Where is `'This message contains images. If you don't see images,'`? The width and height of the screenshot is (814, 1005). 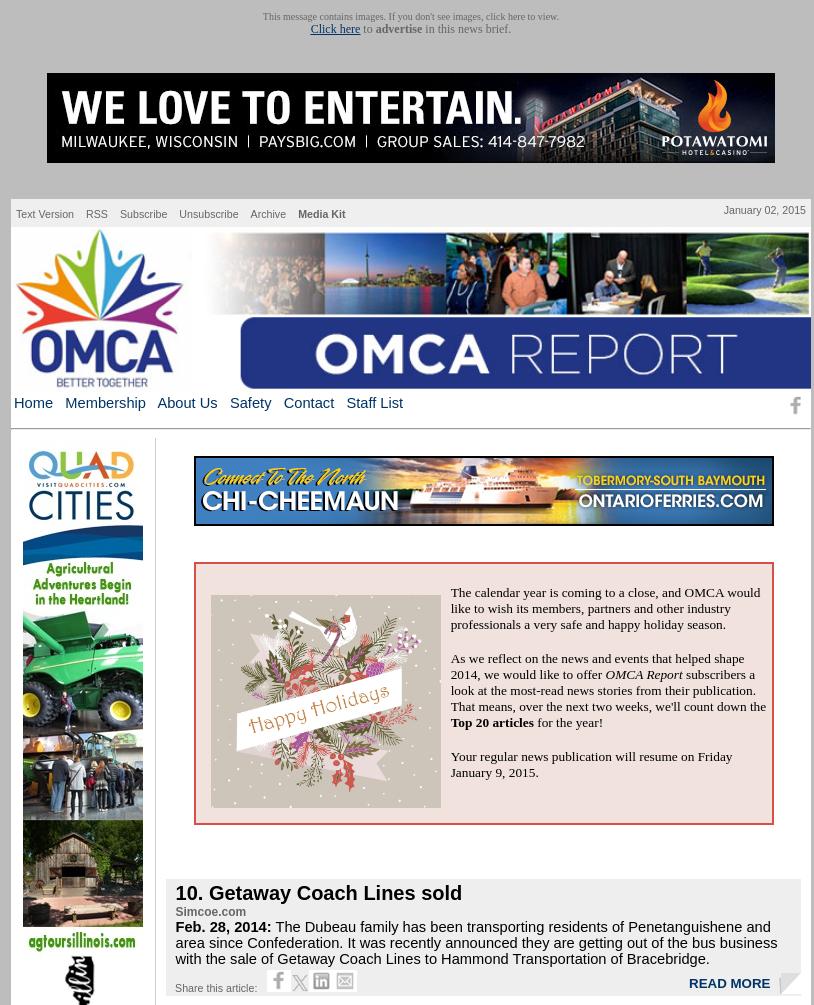
'This message contains images. If you don't see images,' is located at coordinates (373, 16).